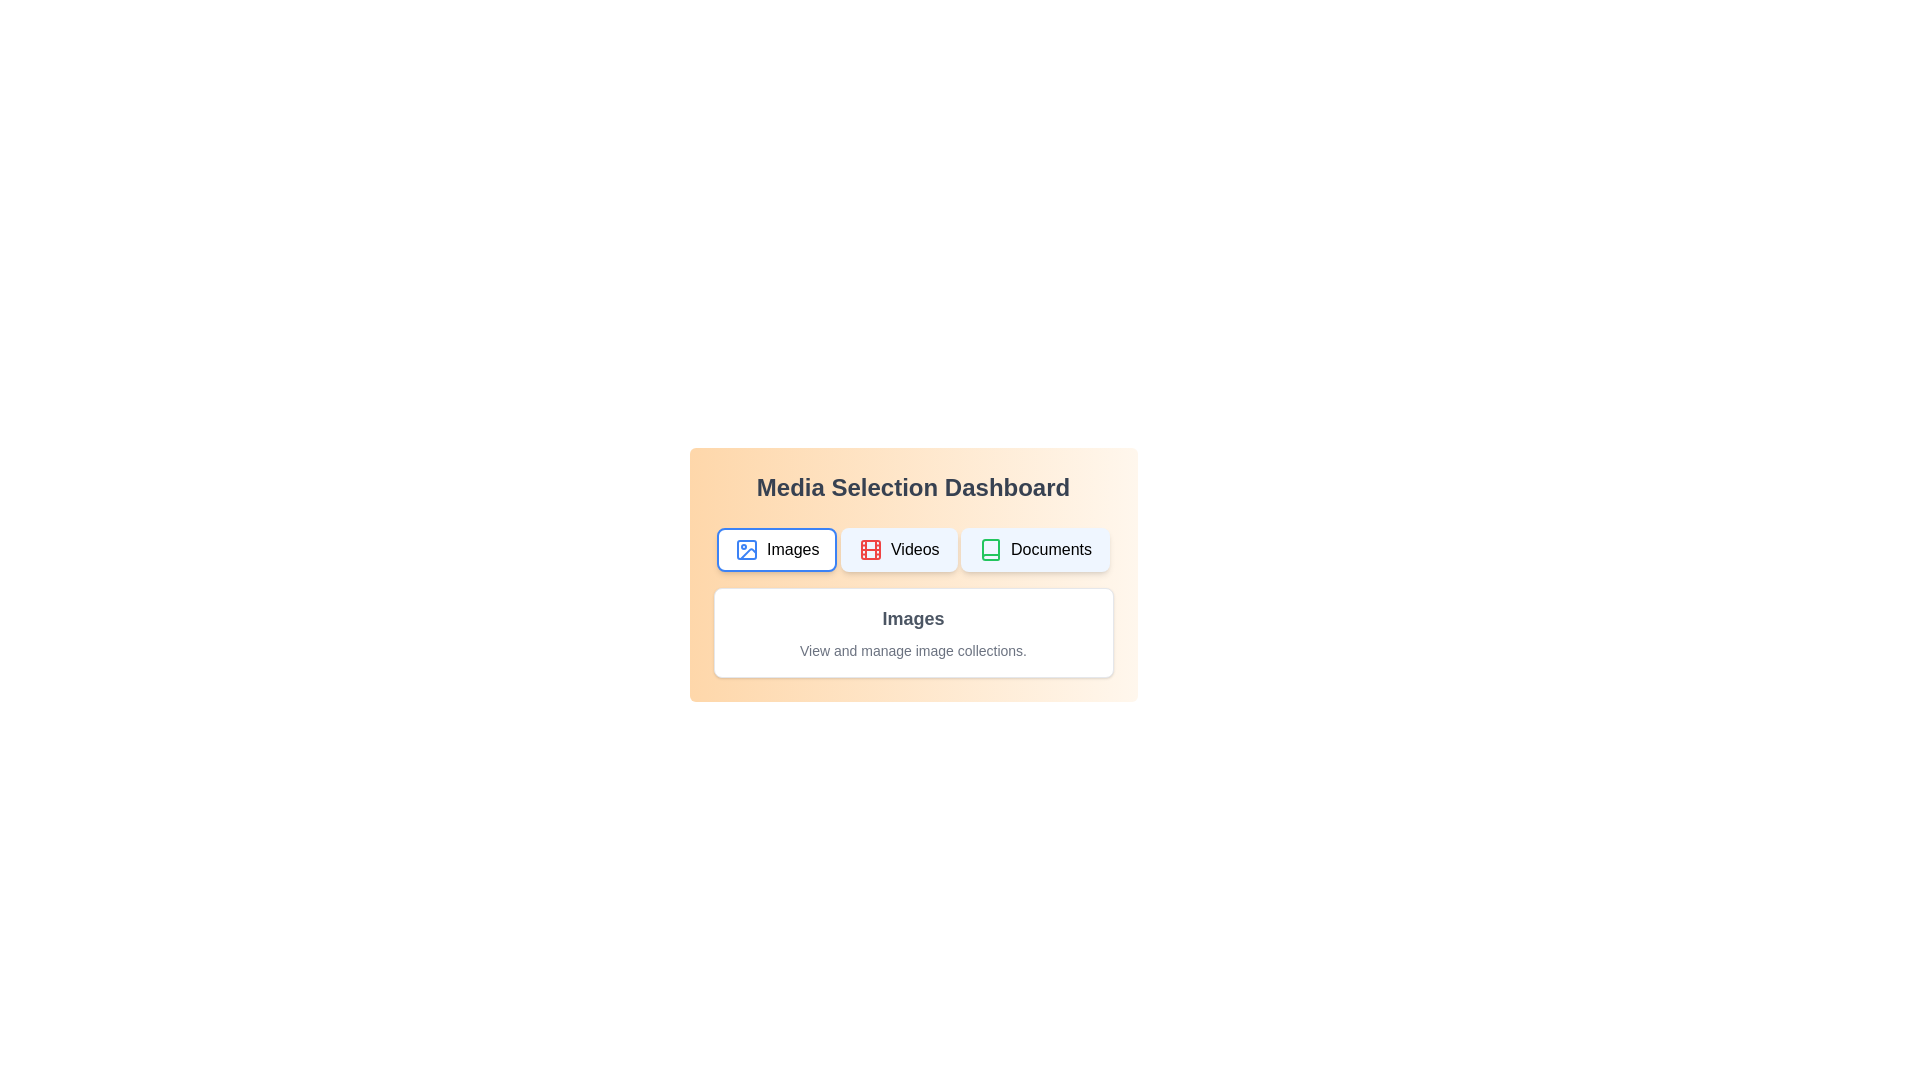 The width and height of the screenshot is (1920, 1080). I want to click on the styled rectangle with rounded corners that is part of the filmstrip icon located in the second option of the horizontally aligned selection toolbar, so click(870, 550).